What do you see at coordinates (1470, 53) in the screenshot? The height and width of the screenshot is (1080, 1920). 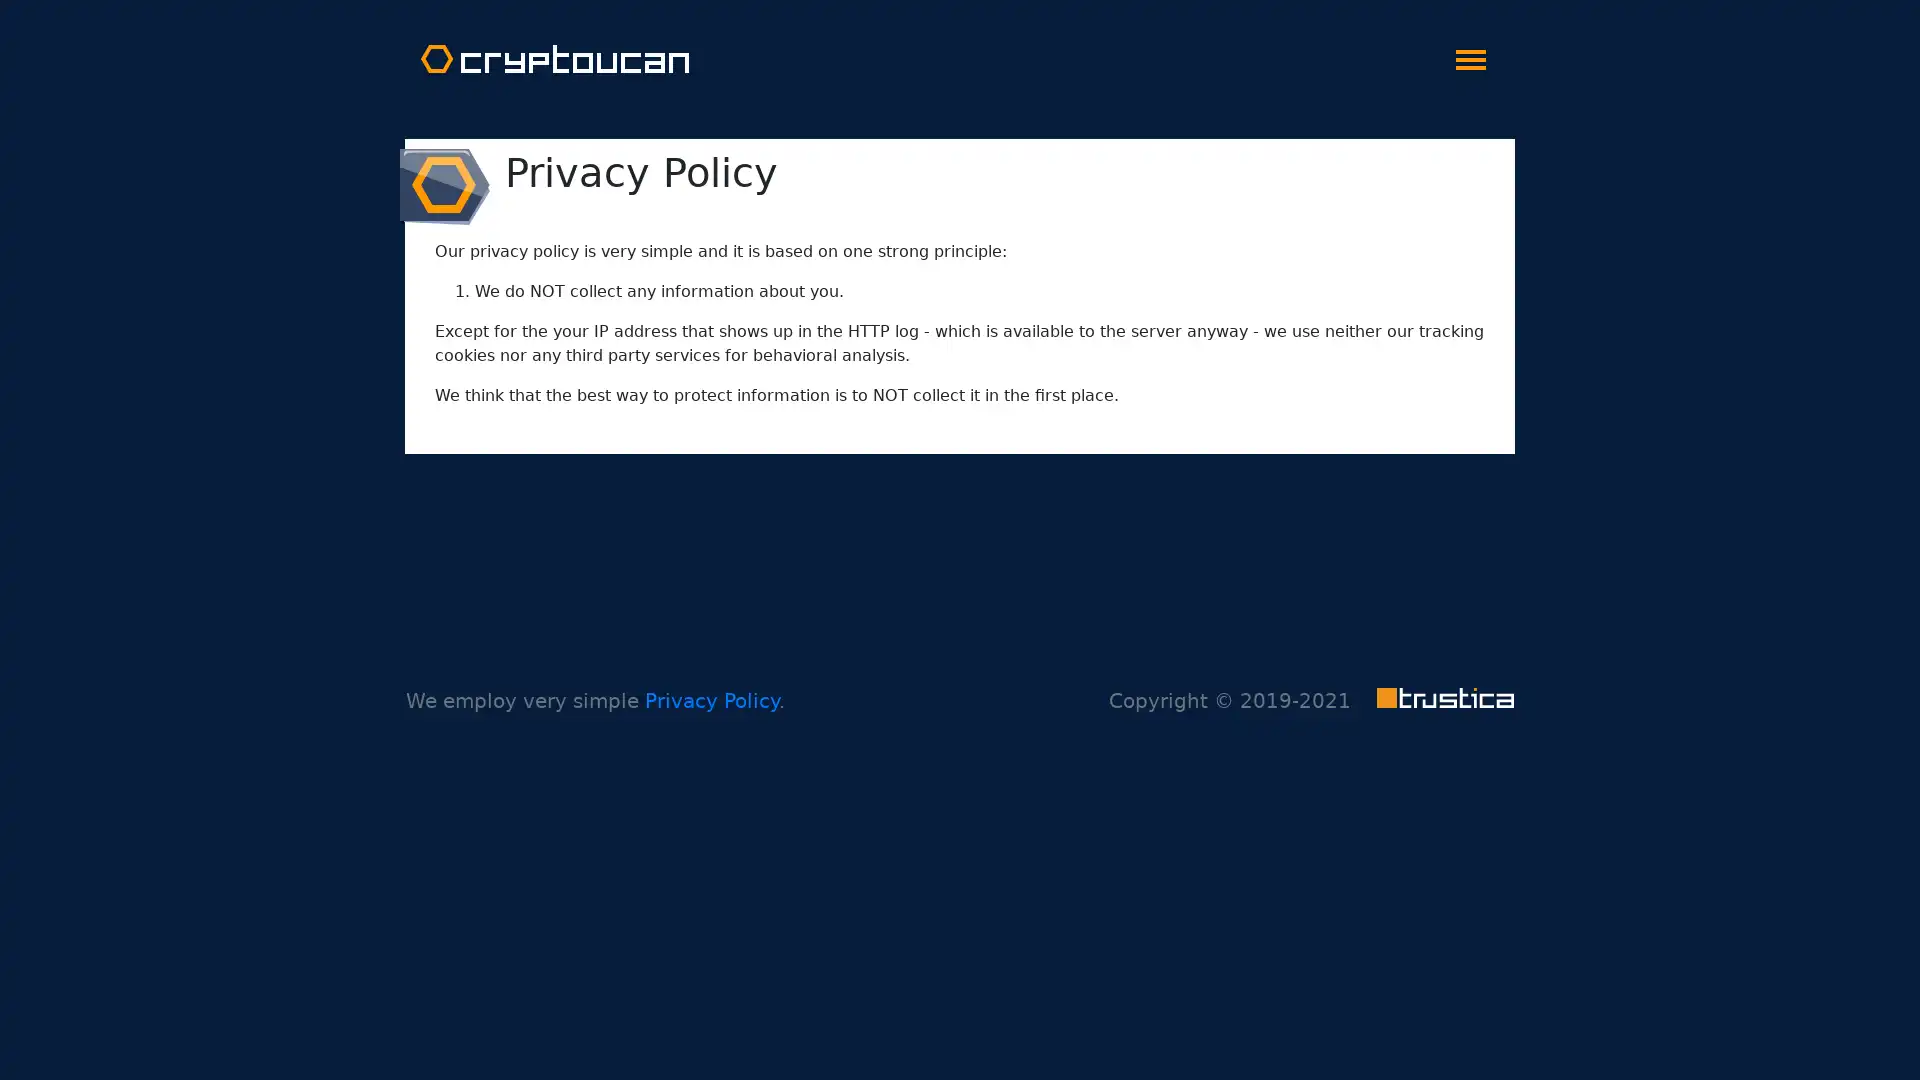 I see `Toggle navigation` at bounding box center [1470, 53].